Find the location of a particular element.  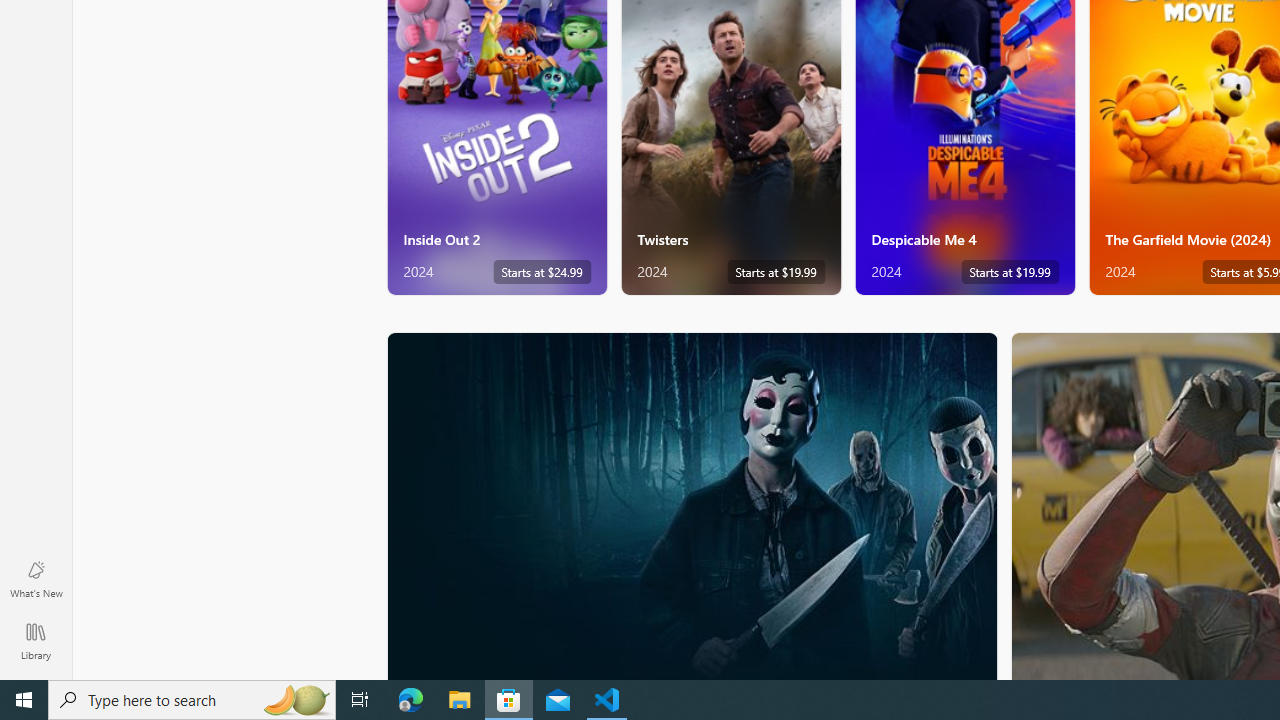

'Horror' is located at coordinates (692, 504).